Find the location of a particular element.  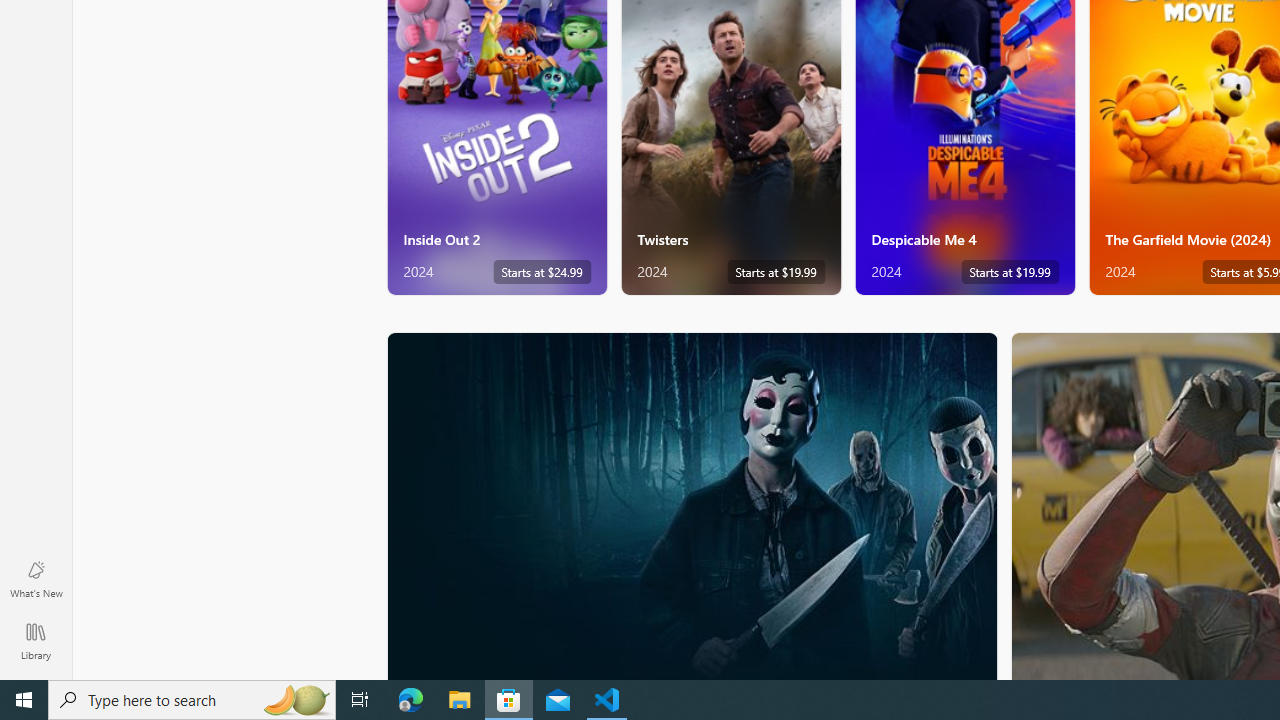

'Horror' is located at coordinates (692, 504).